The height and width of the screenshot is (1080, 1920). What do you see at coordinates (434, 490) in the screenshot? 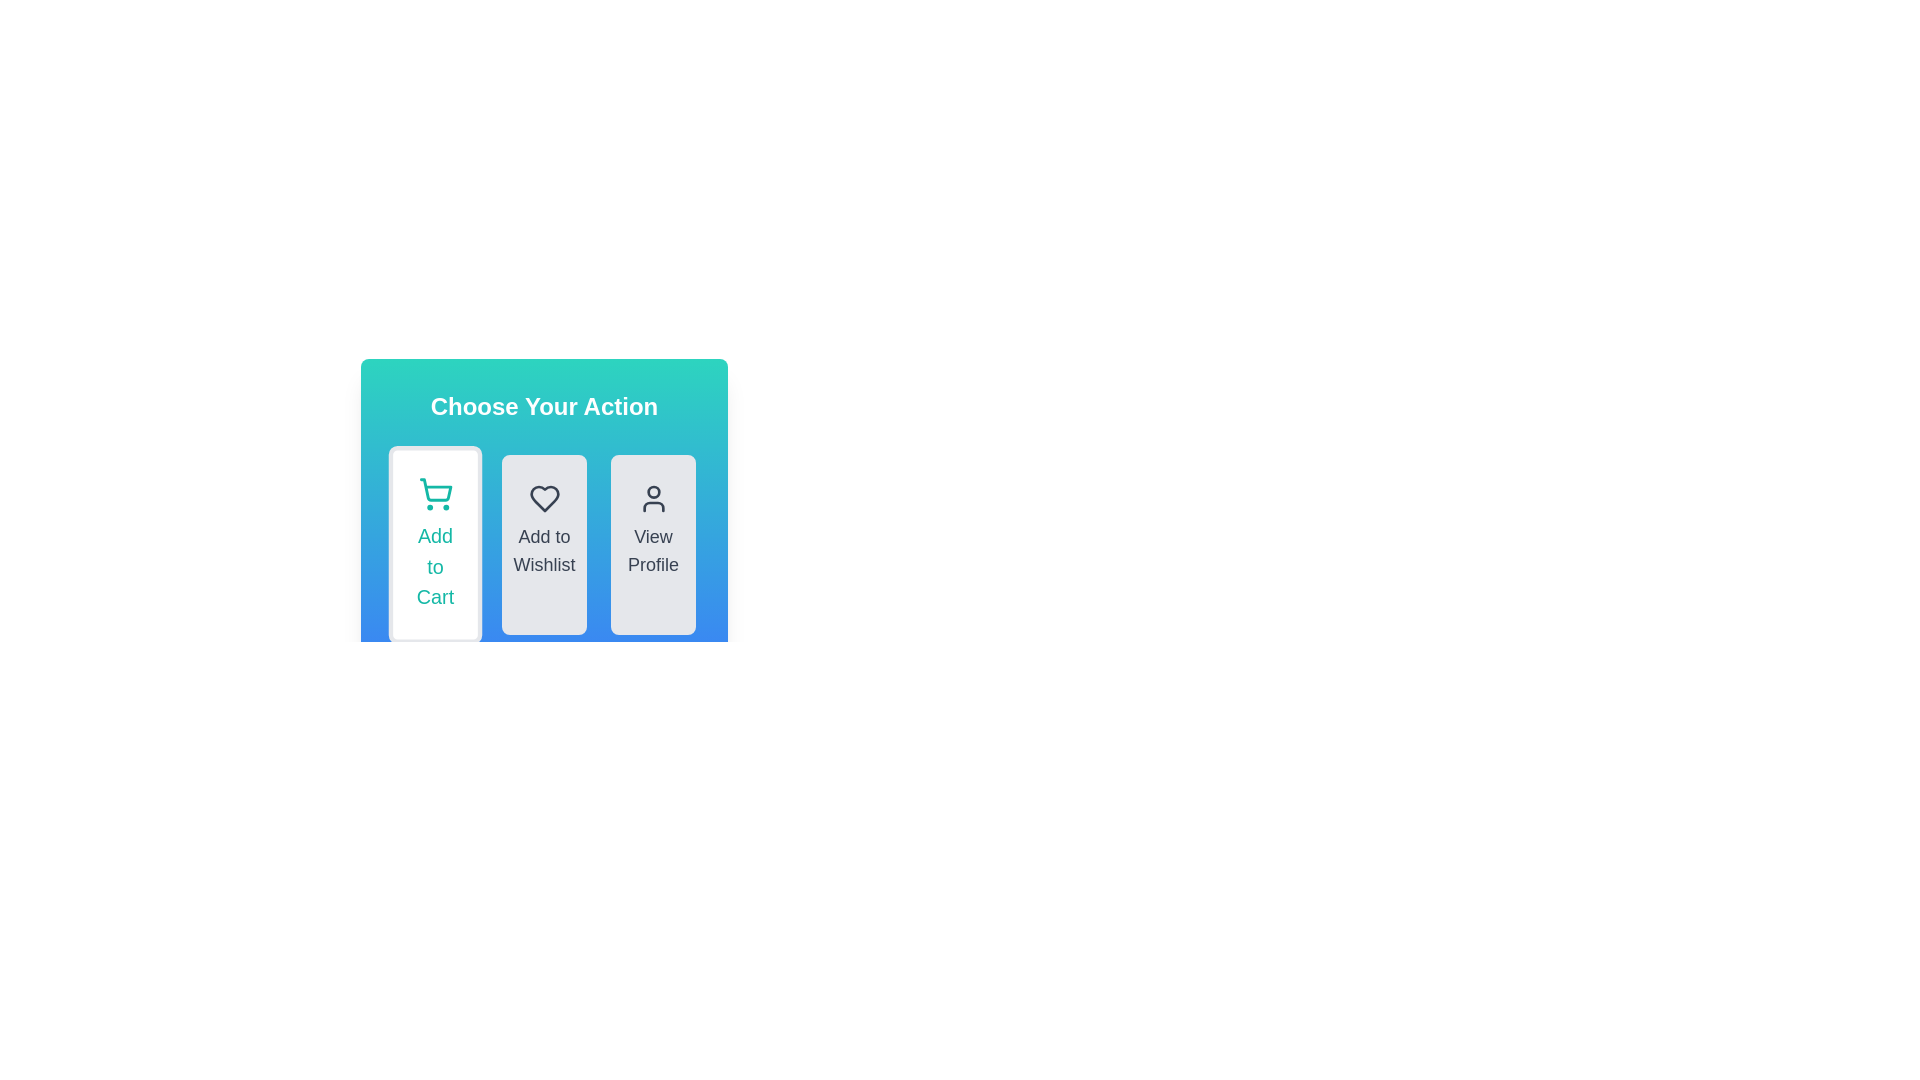
I see `the teal shopping cart icon located in the leftmost action button labeled 'Add to Cart' in the 'Choose Your Action' section` at bounding box center [434, 490].